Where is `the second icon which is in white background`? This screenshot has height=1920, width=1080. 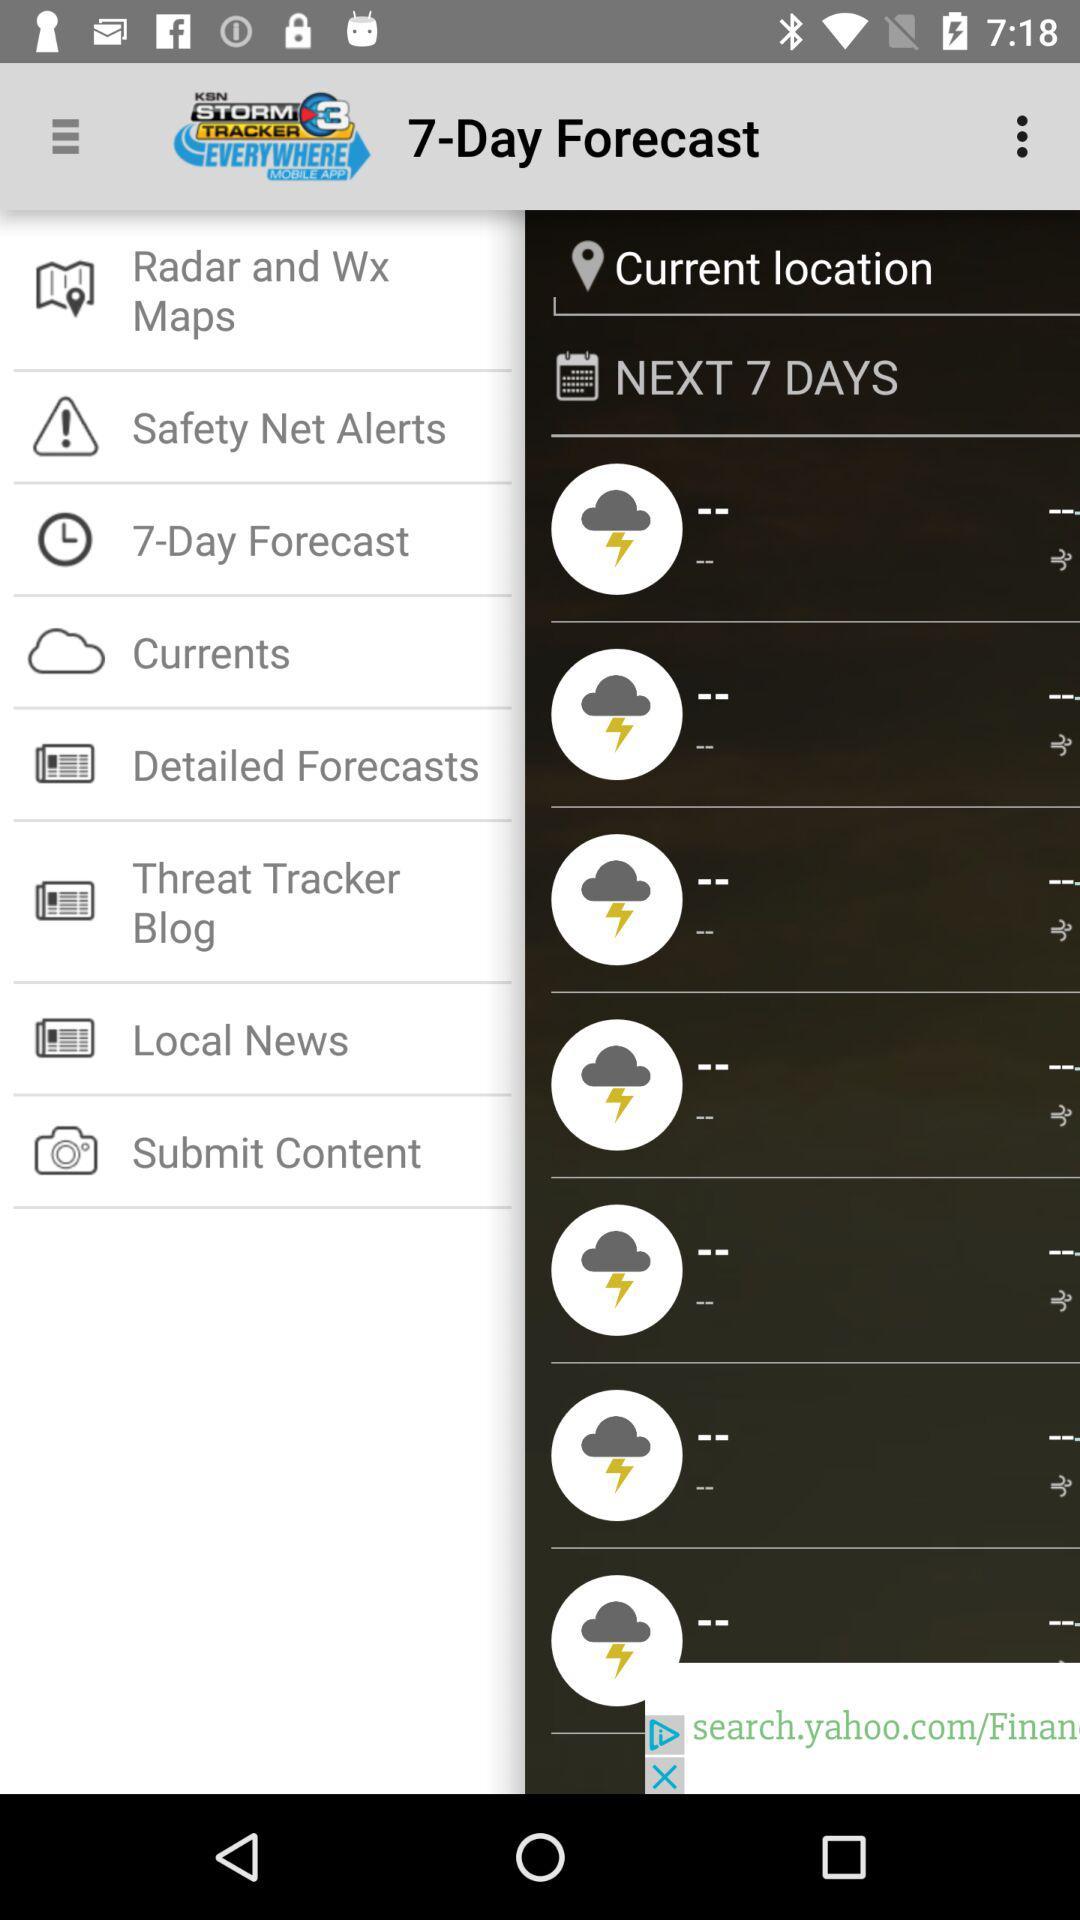
the second icon which is in white background is located at coordinates (65, 425).